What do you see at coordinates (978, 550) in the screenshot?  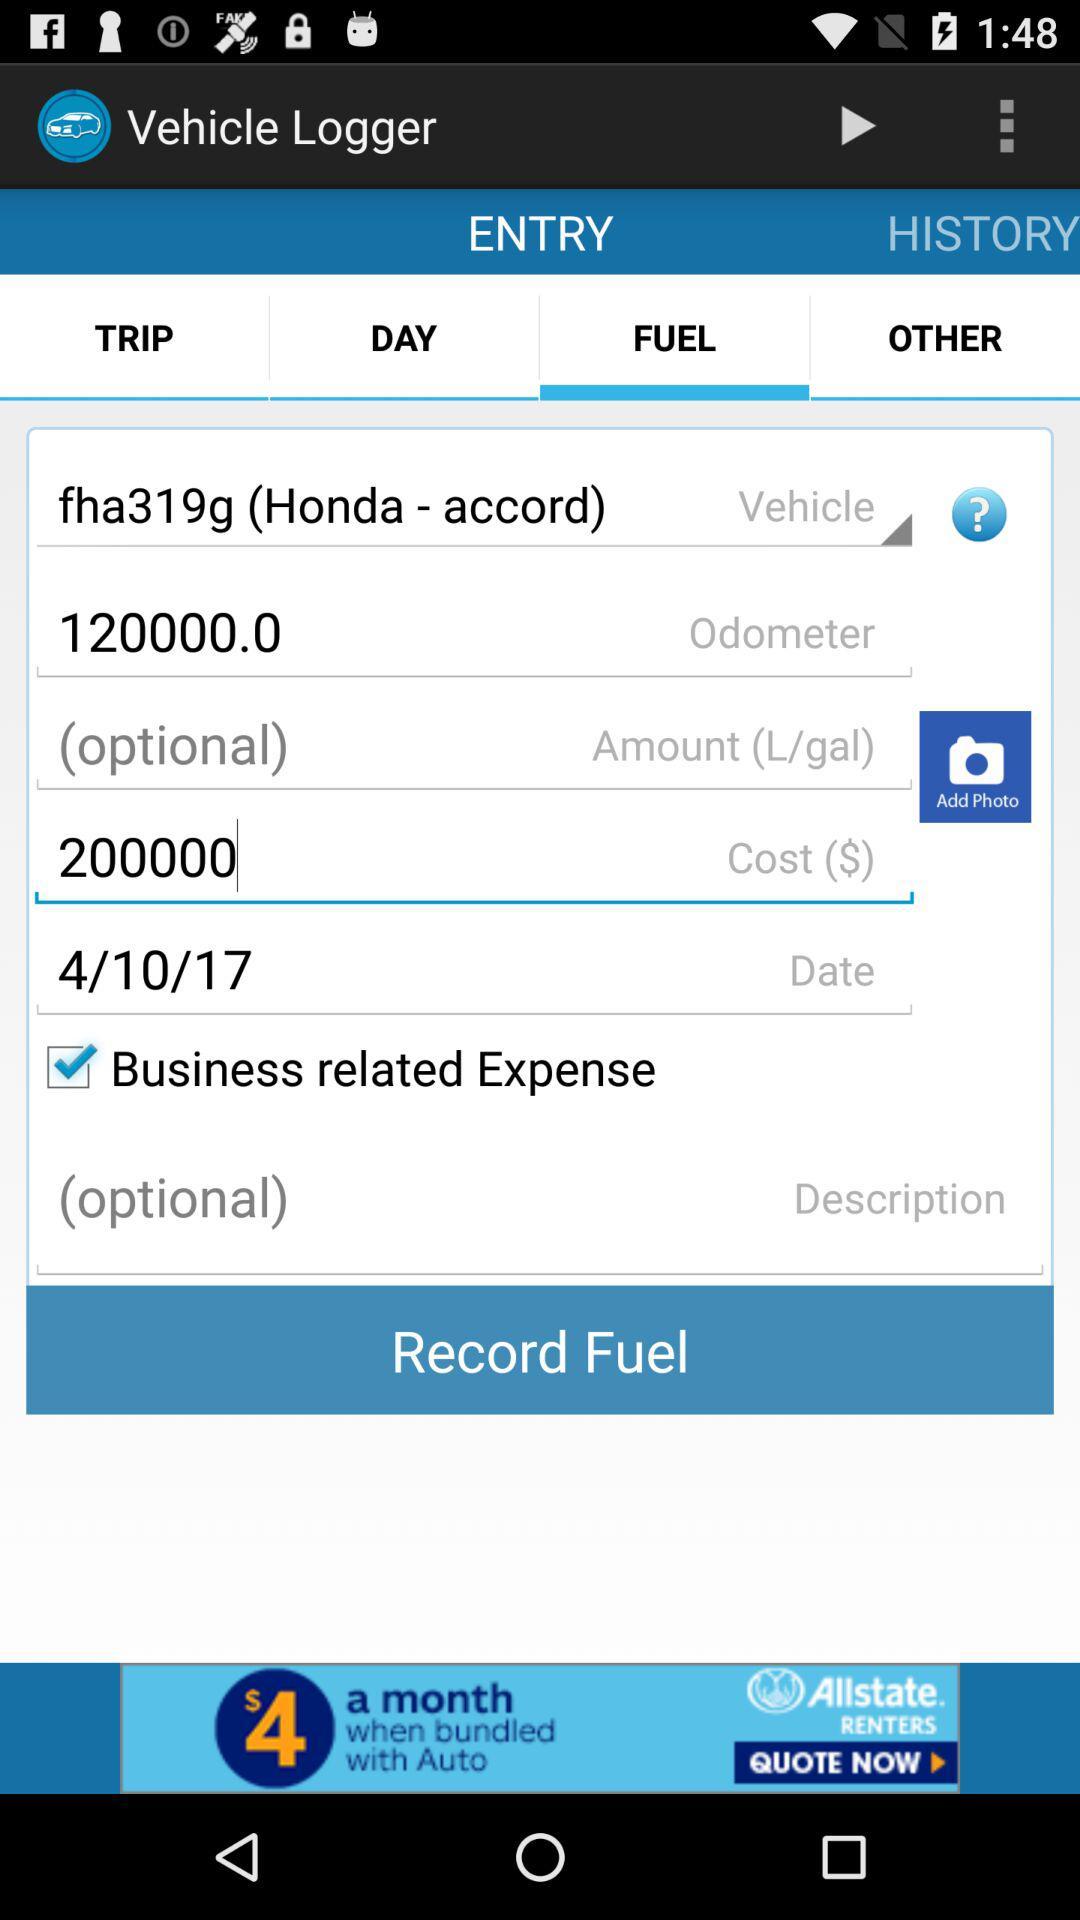 I see `the help icon` at bounding box center [978, 550].